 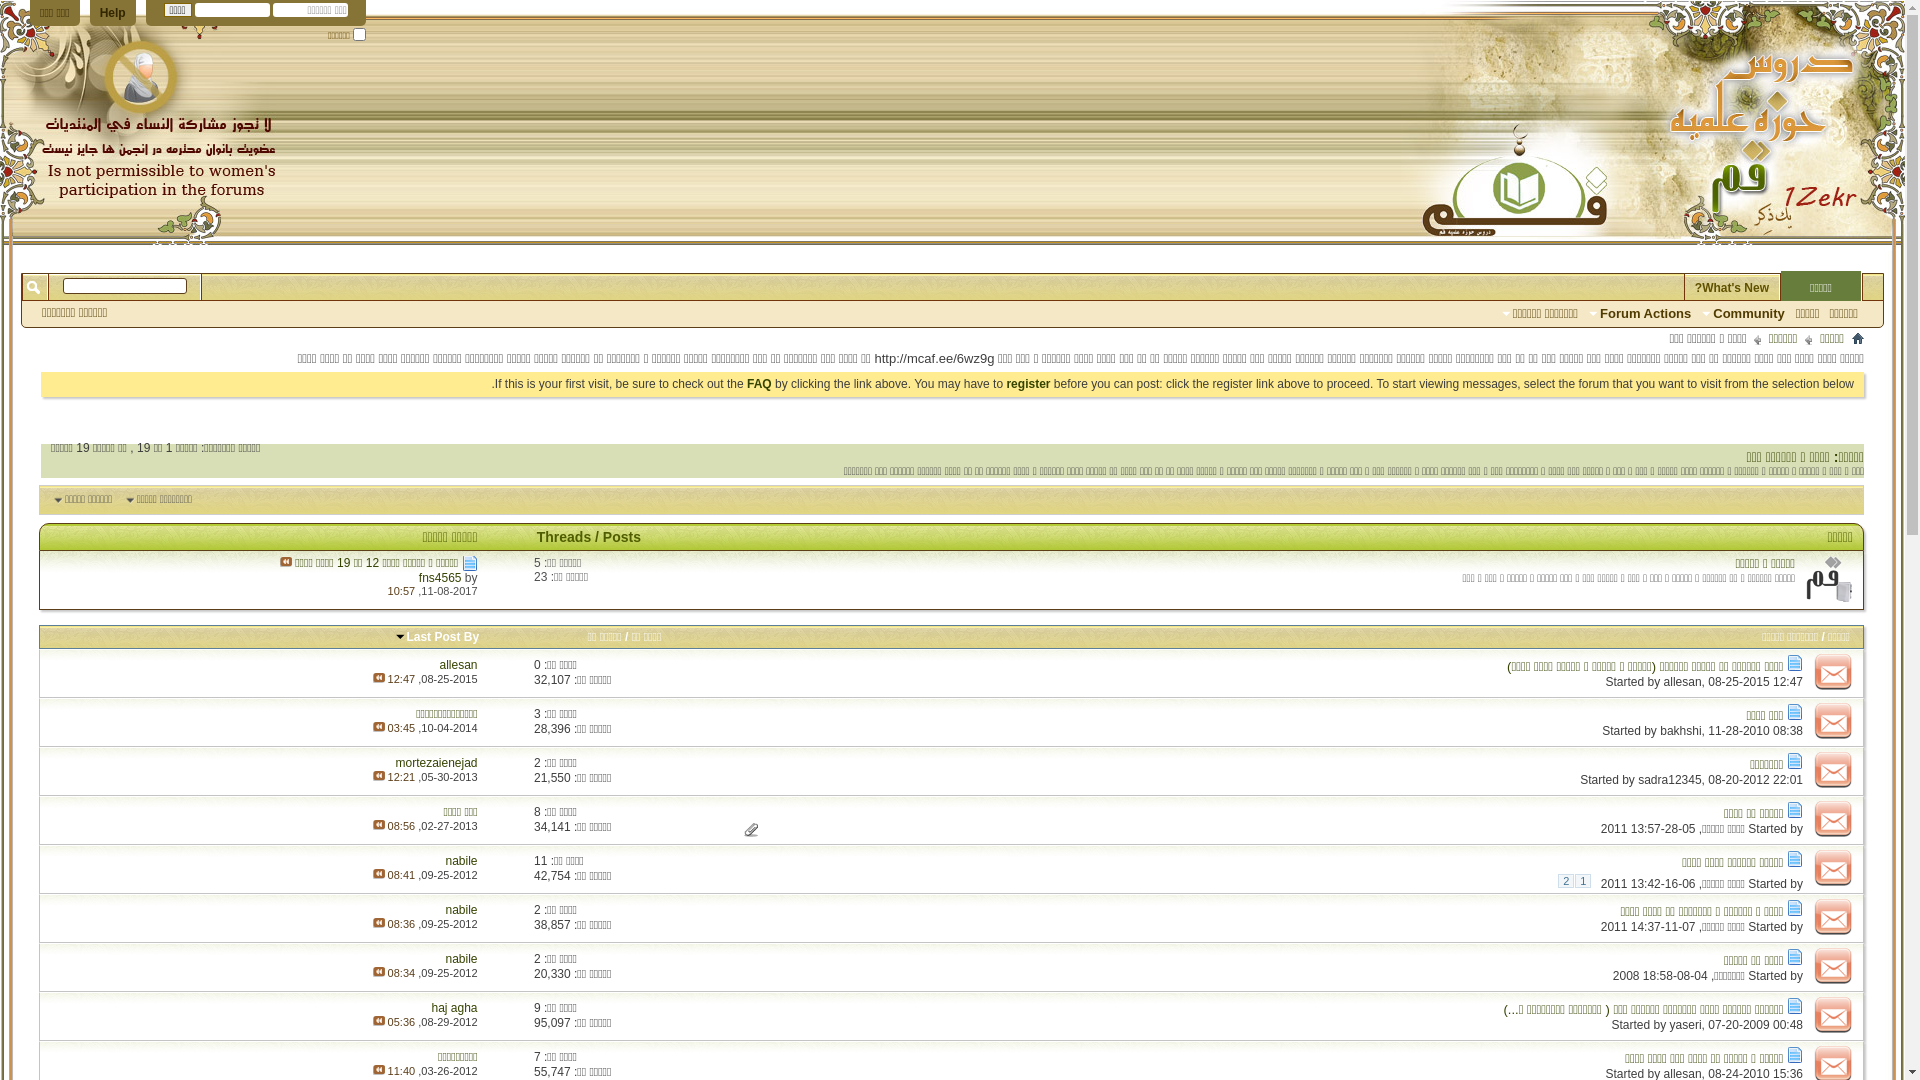 I want to click on 'fns4565', so click(x=417, y=578).